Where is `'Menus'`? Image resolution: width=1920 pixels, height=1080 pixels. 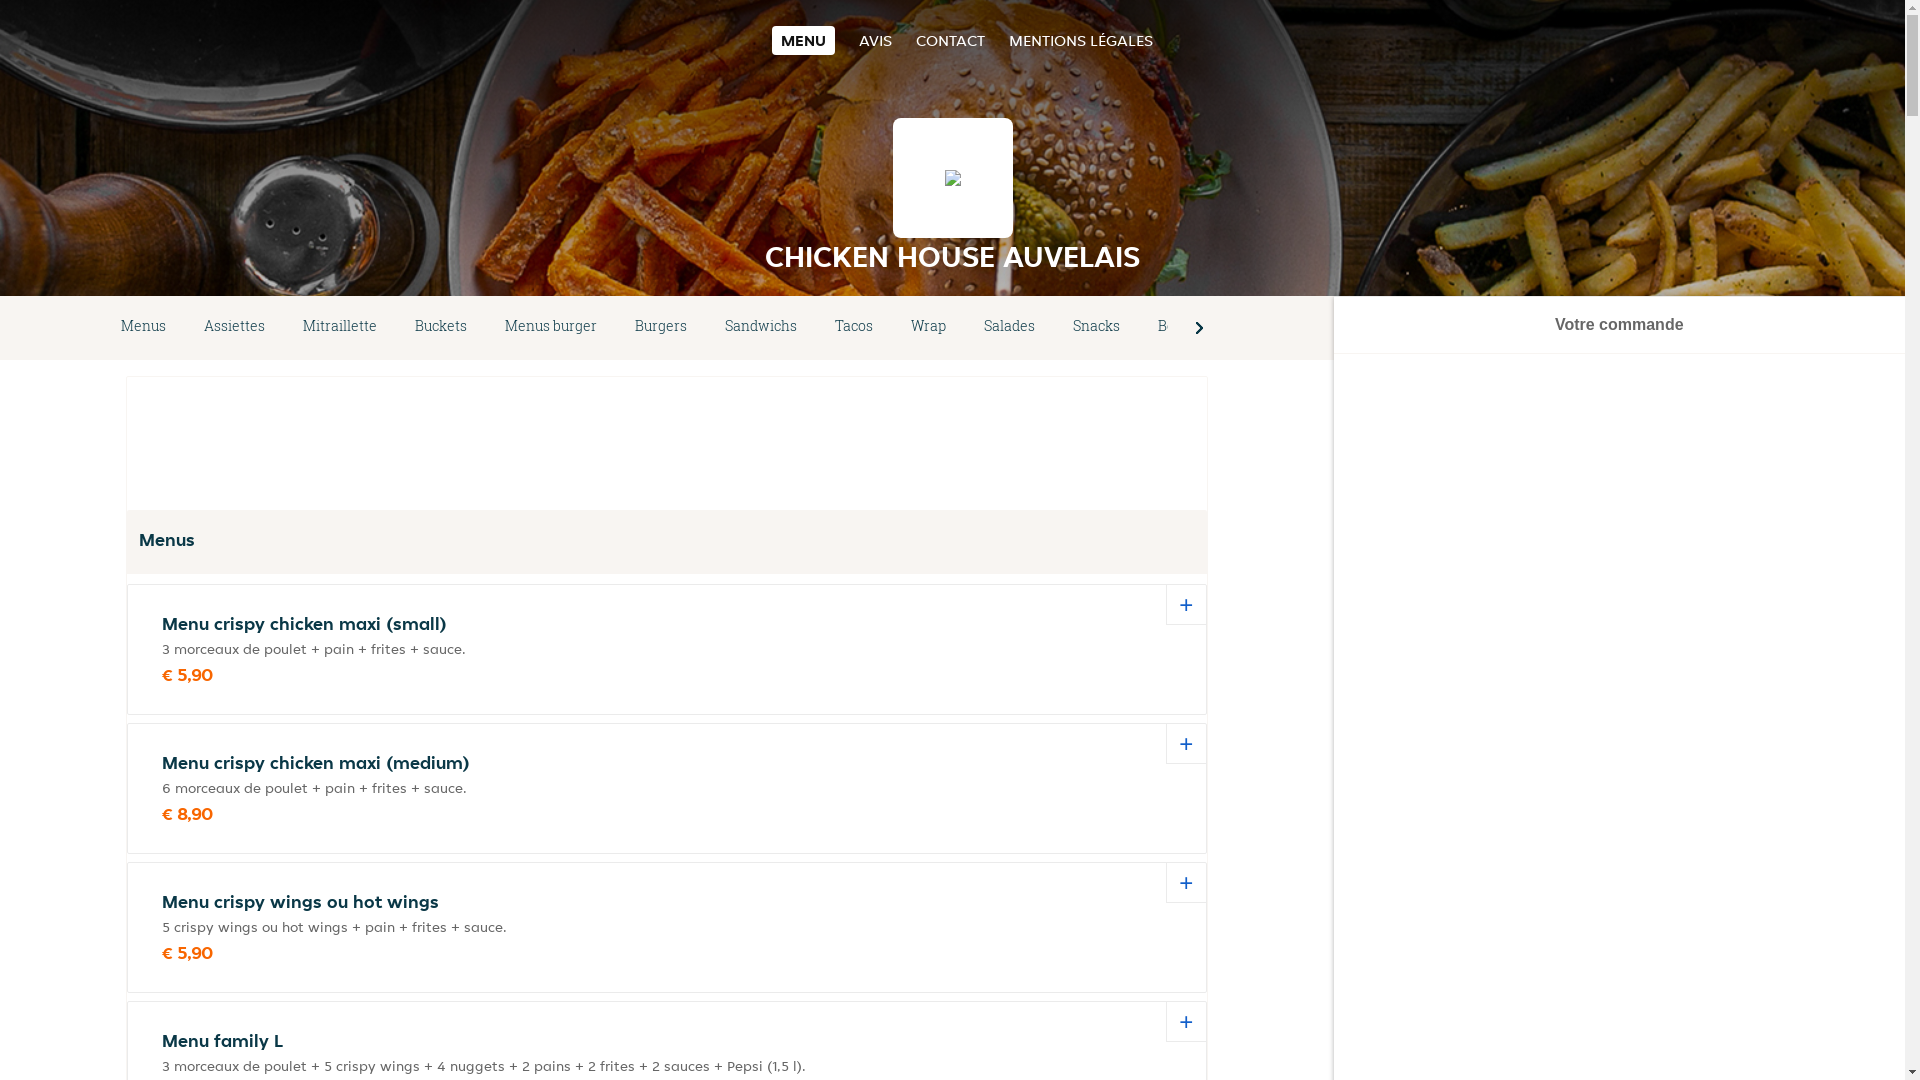
'Menus' is located at coordinates (100, 326).